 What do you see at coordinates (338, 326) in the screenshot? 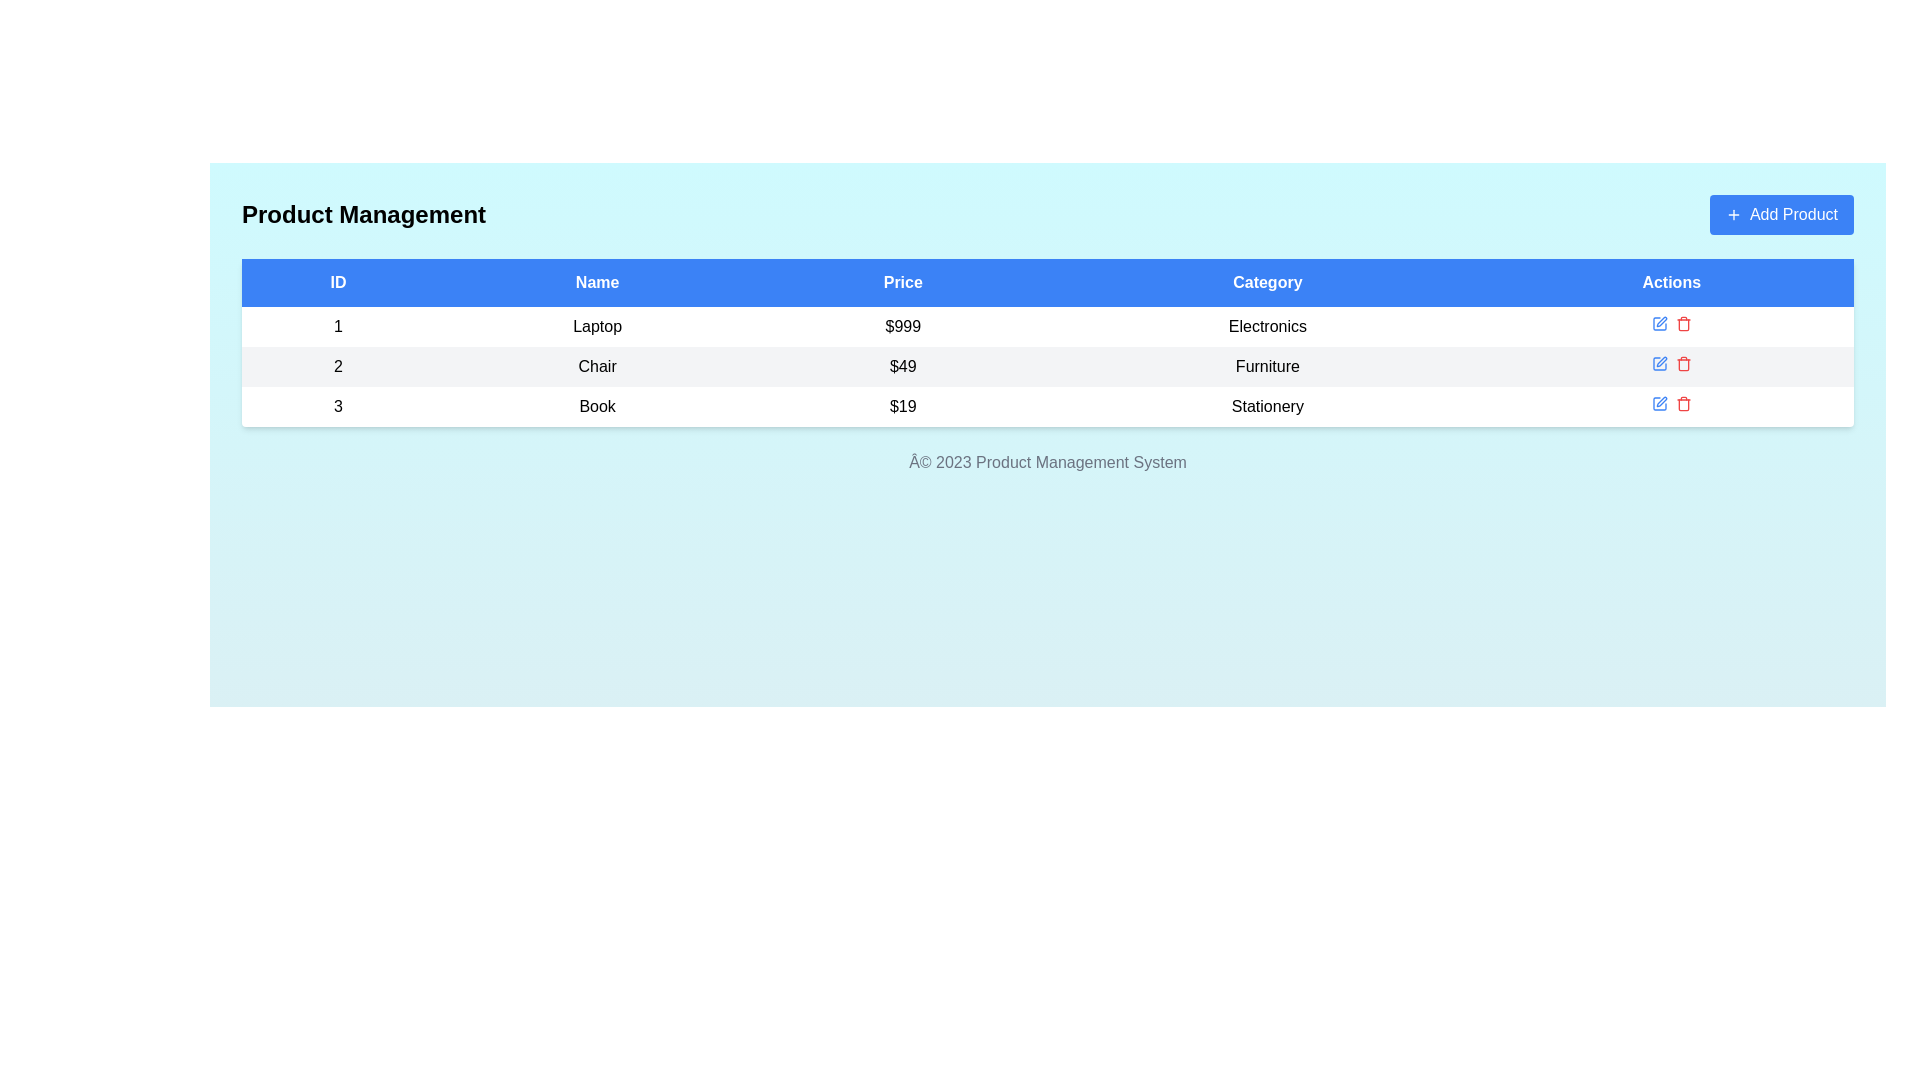
I see `the numeric label displaying the value '1' in the first column of the tabular row under the column header 'ID'` at bounding box center [338, 326].